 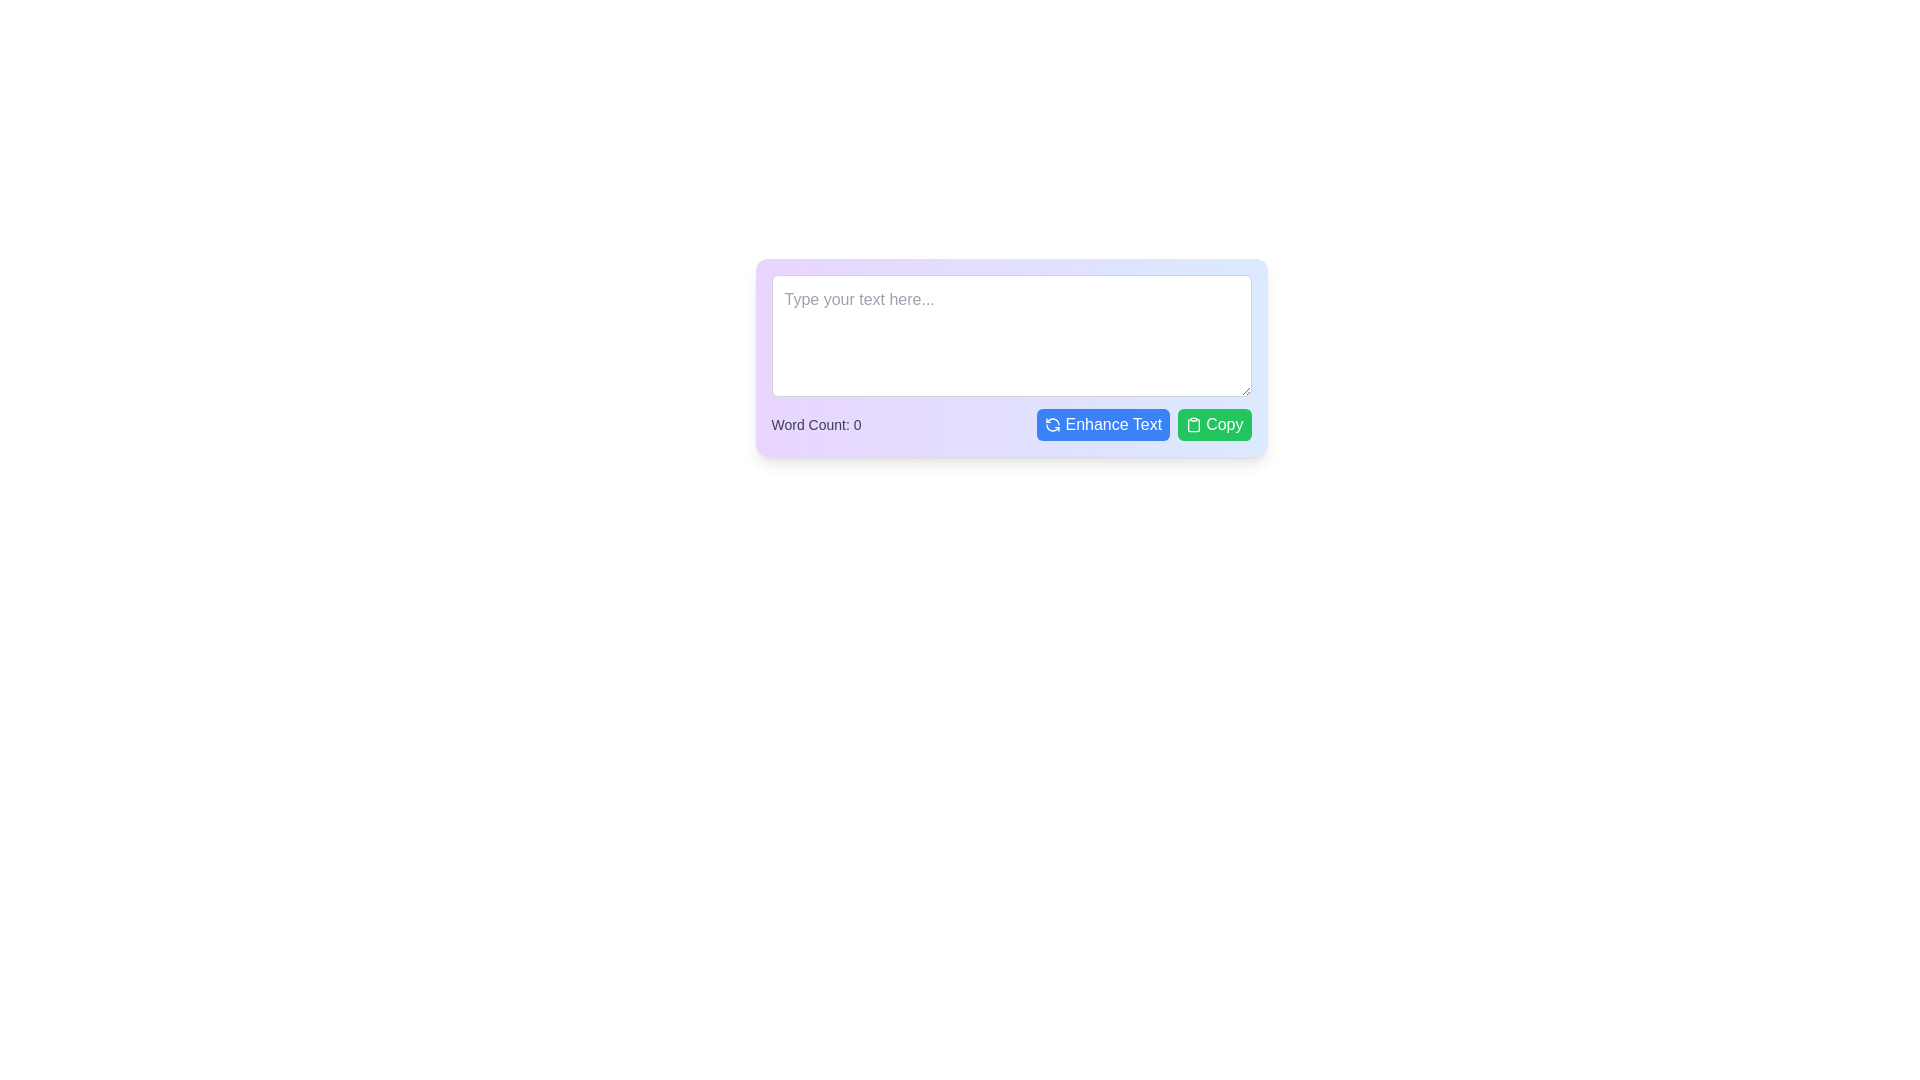 I want to click on the 'Enhance Text' button with a blue background and white text, so click(x=1102, y=423).